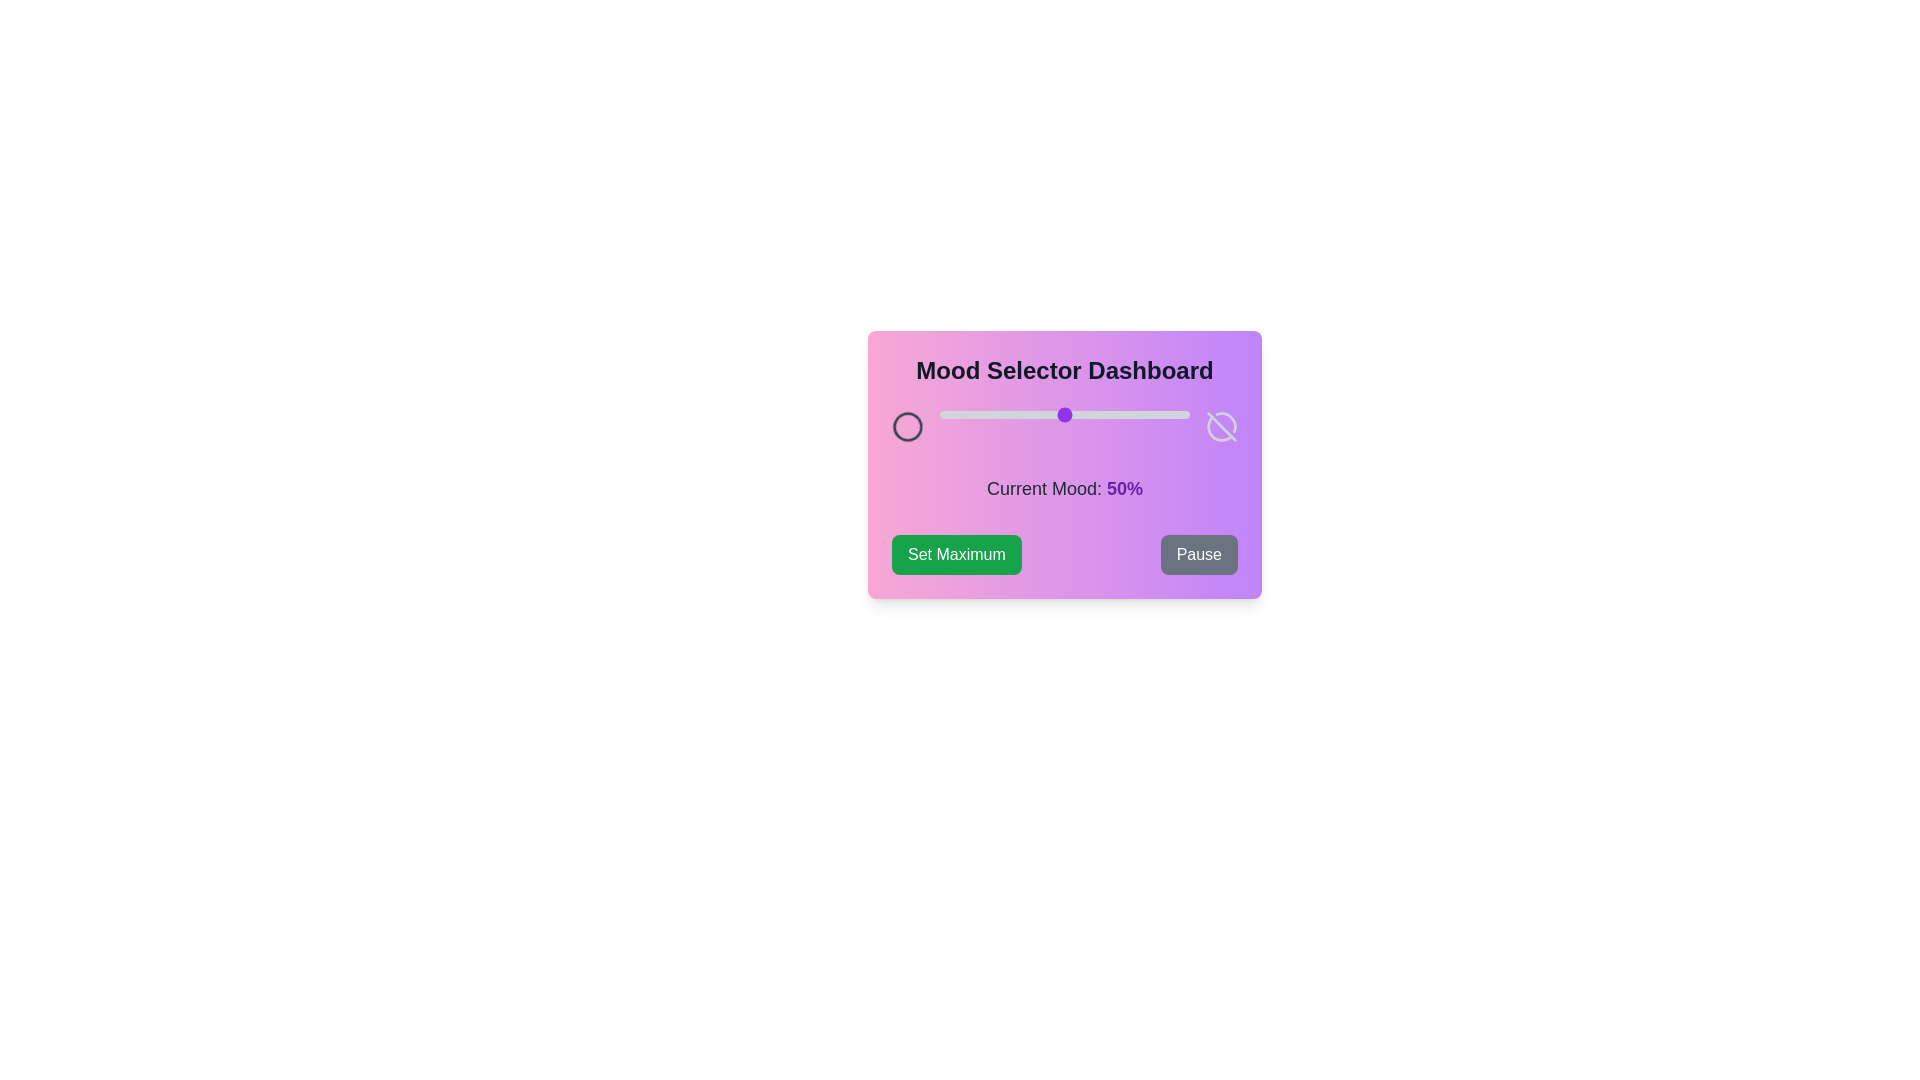  What do you see at coordinates (955, 555) in the screenshot?
I see `'Set Maximum' button to set the mood to 100%` at bounding box center [955, 555].